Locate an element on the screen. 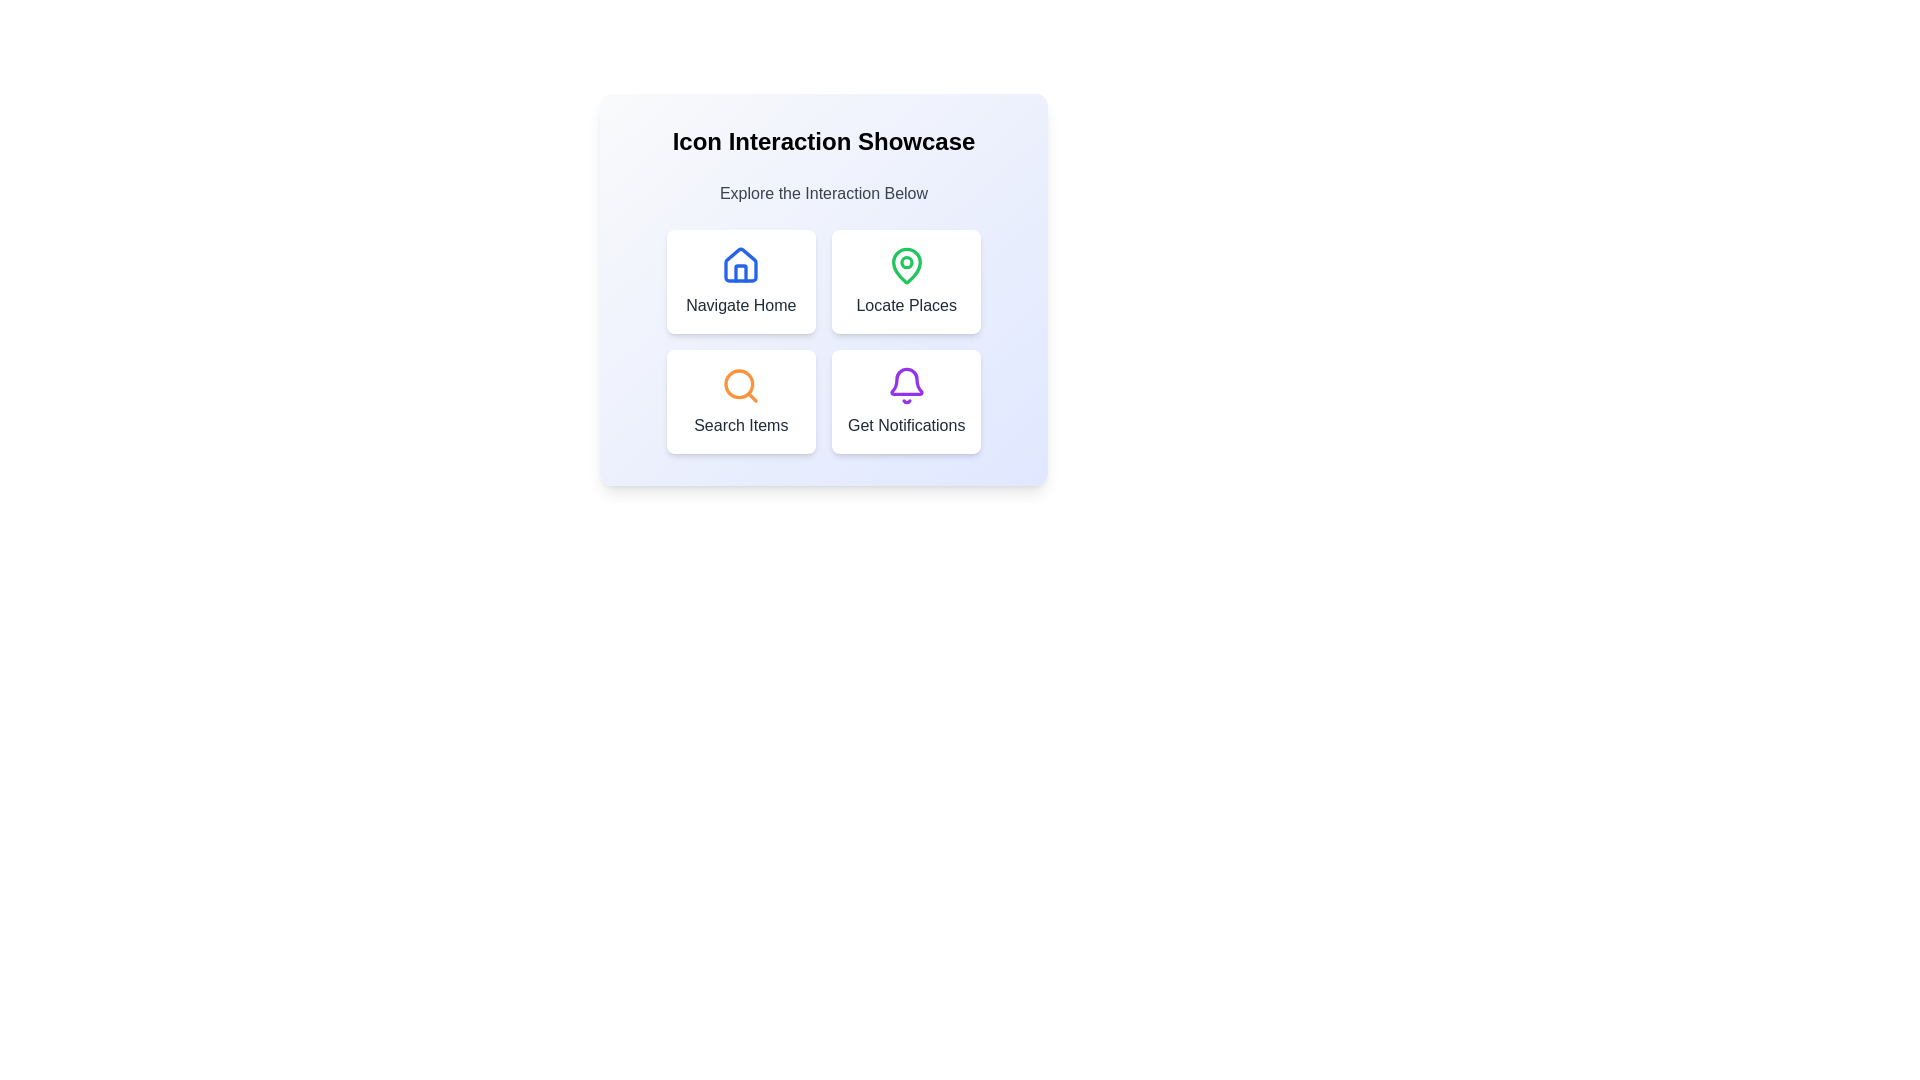 Image resolution: width=1920 pixels, height=1080 pixels. the 'Locate Places' icon, which is the second item in the top row of a 2x2 grid layout, located to the right of the blue house icon and above the orange magnifying glass icon is located at coordinates (905, 265).